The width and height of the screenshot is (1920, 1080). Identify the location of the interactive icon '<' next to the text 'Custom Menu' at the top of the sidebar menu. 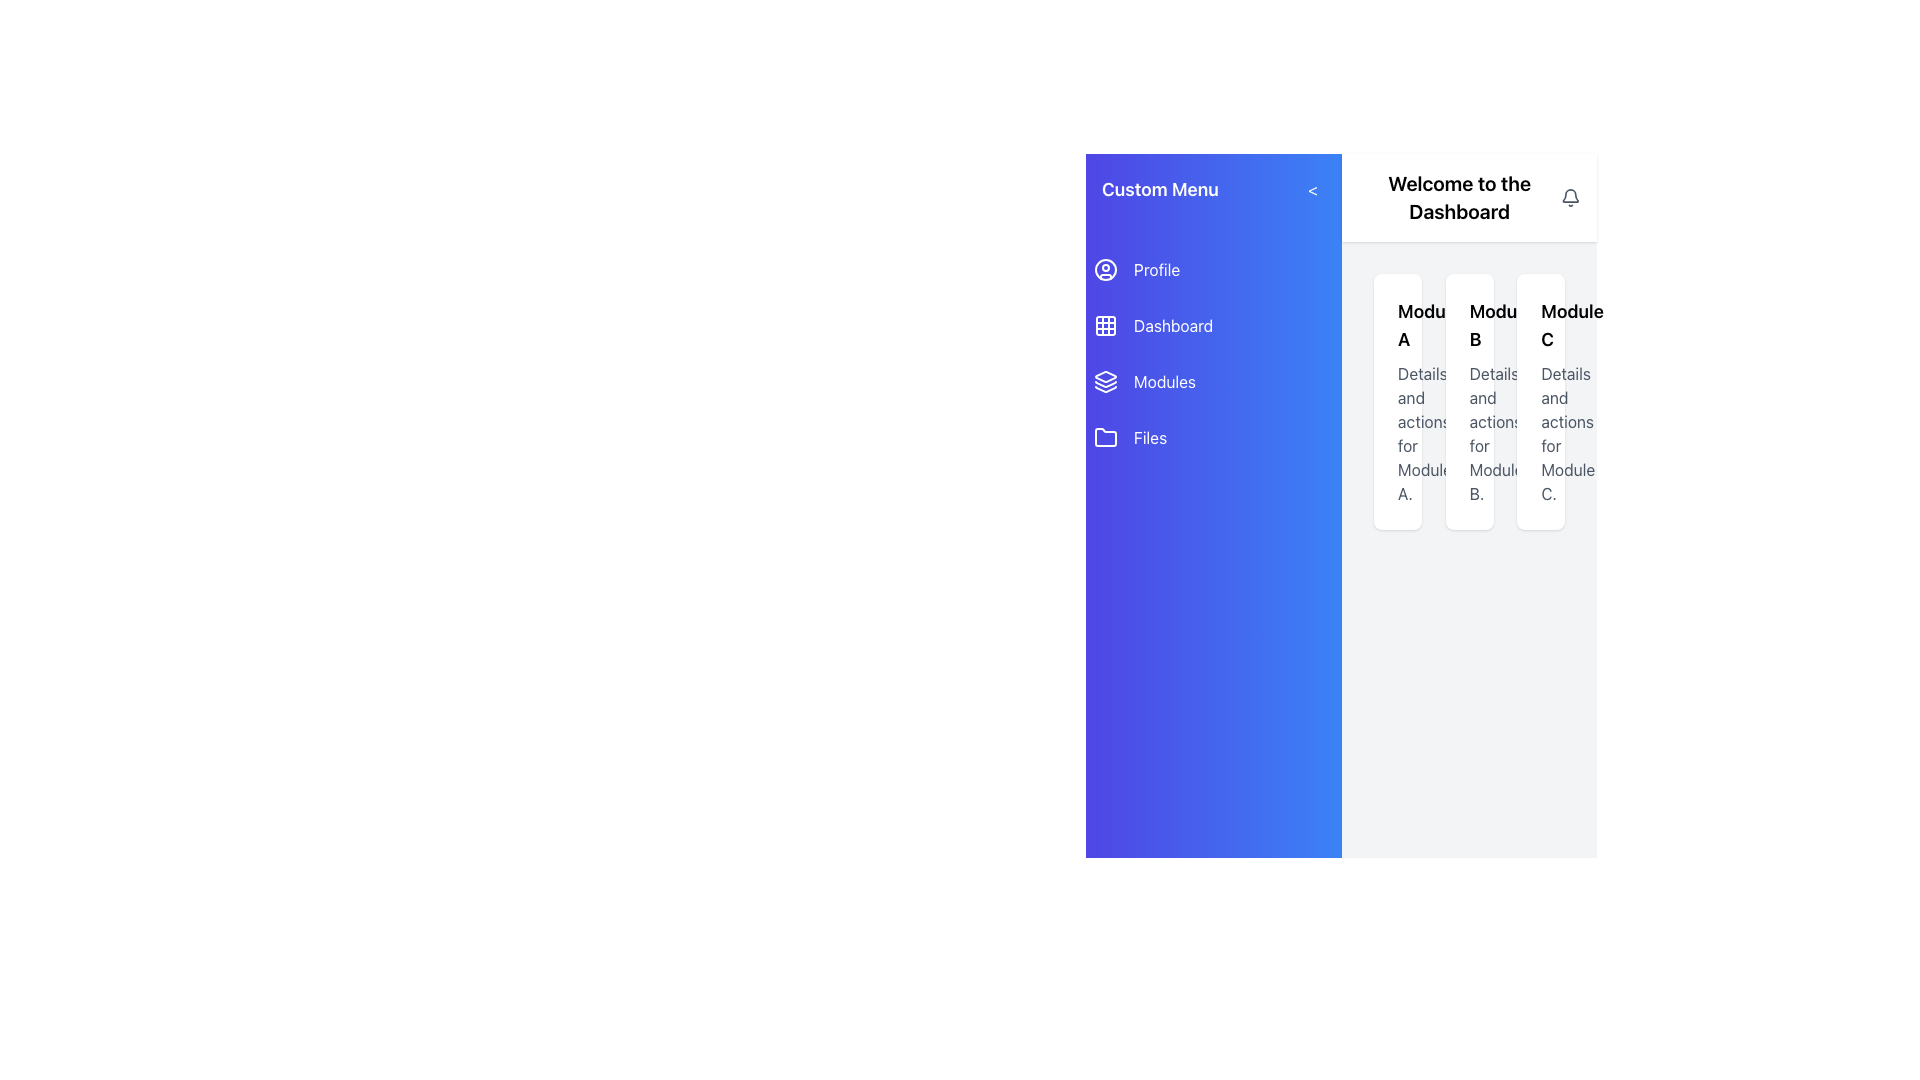
(1213, 189).